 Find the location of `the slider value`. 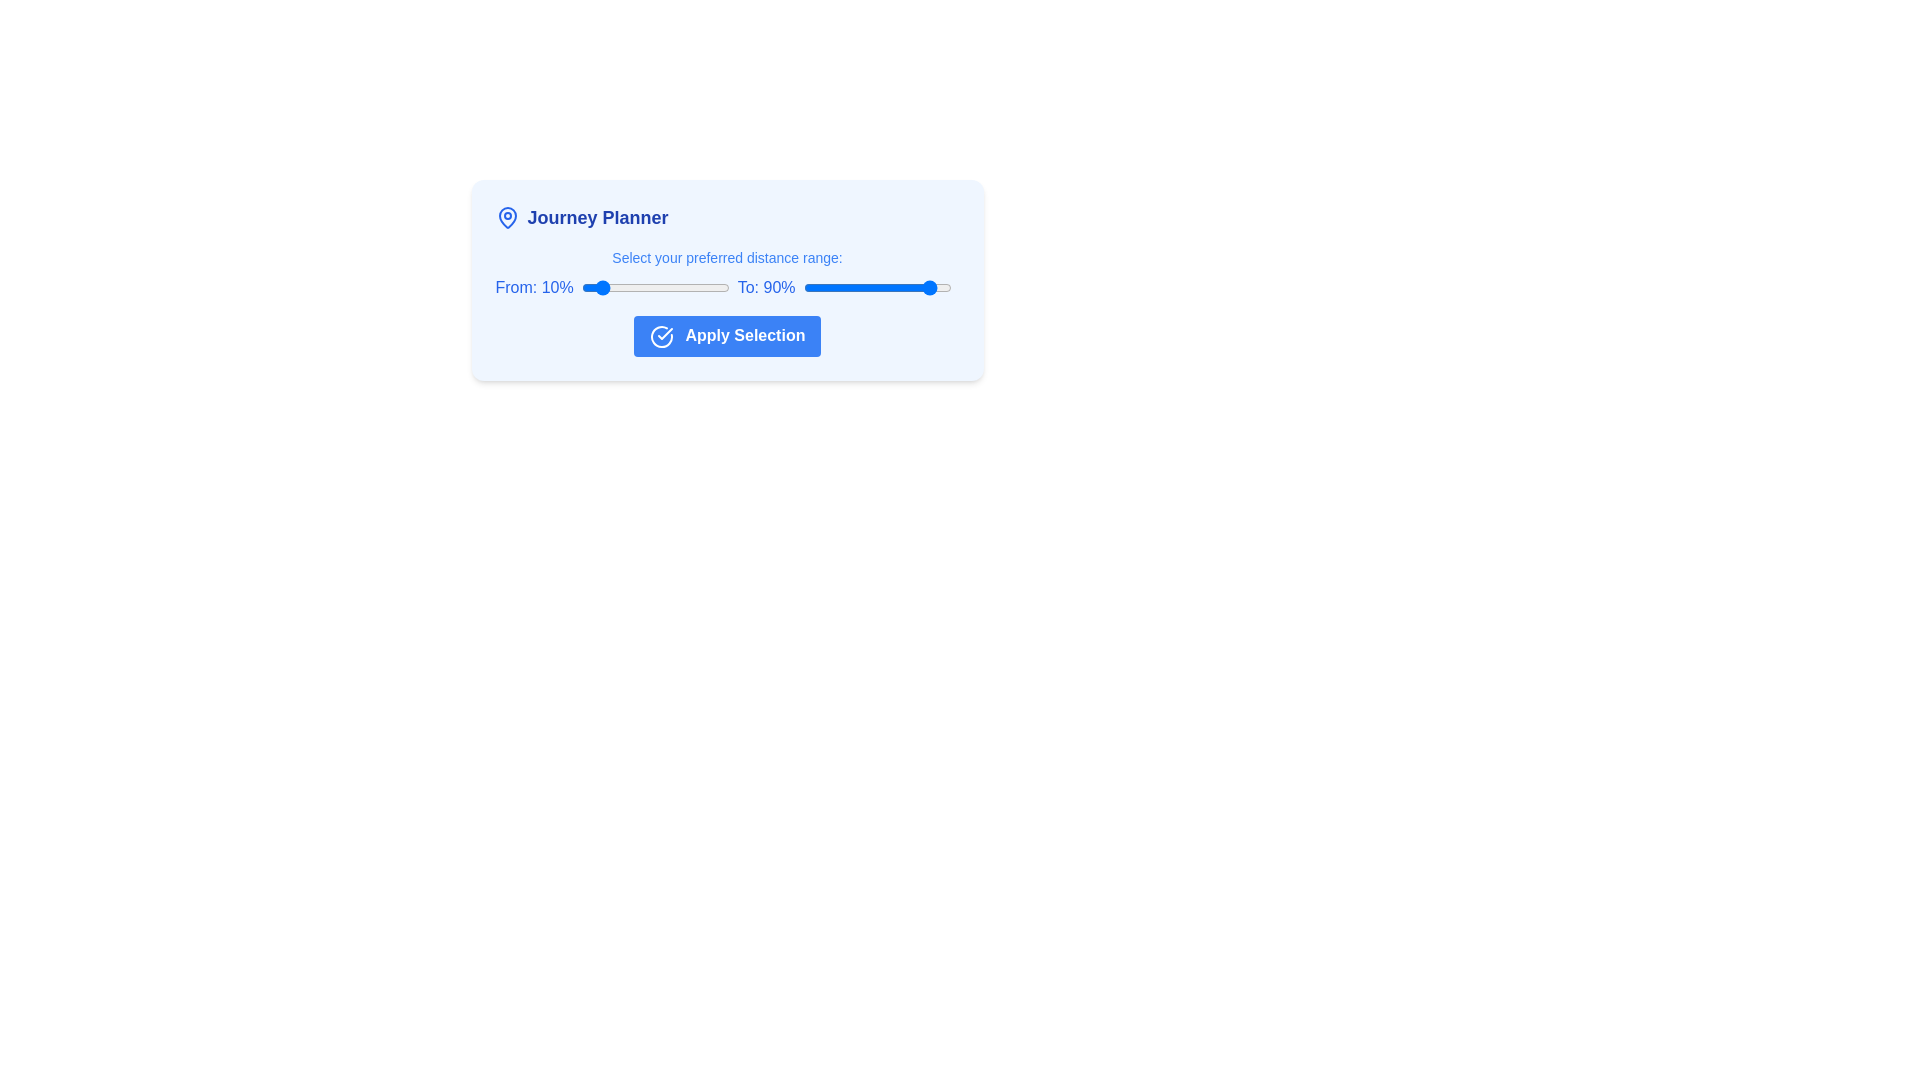

the slider value is located at coordinates (876, 288).